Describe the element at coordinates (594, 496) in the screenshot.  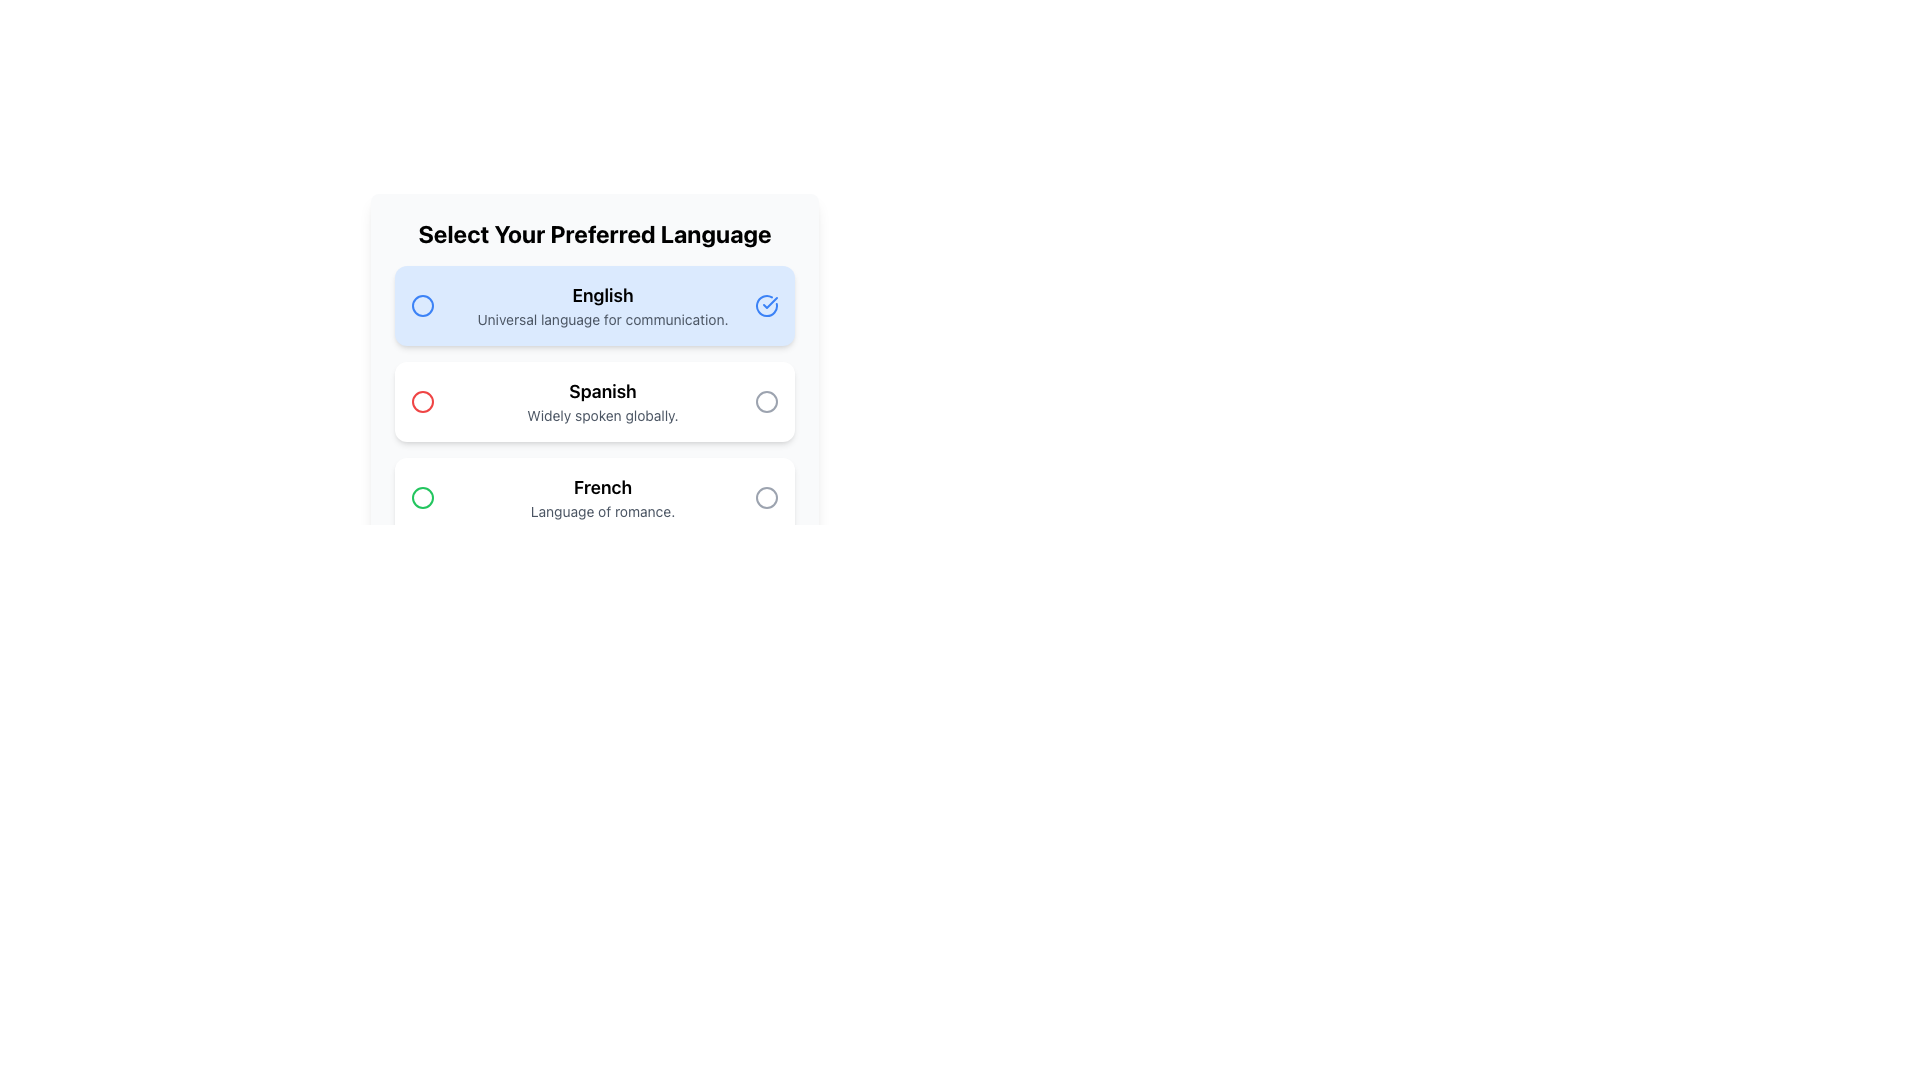
I see `the third selectable option in the language selection menu titled 'Select Your Preferred Language'` at that location.